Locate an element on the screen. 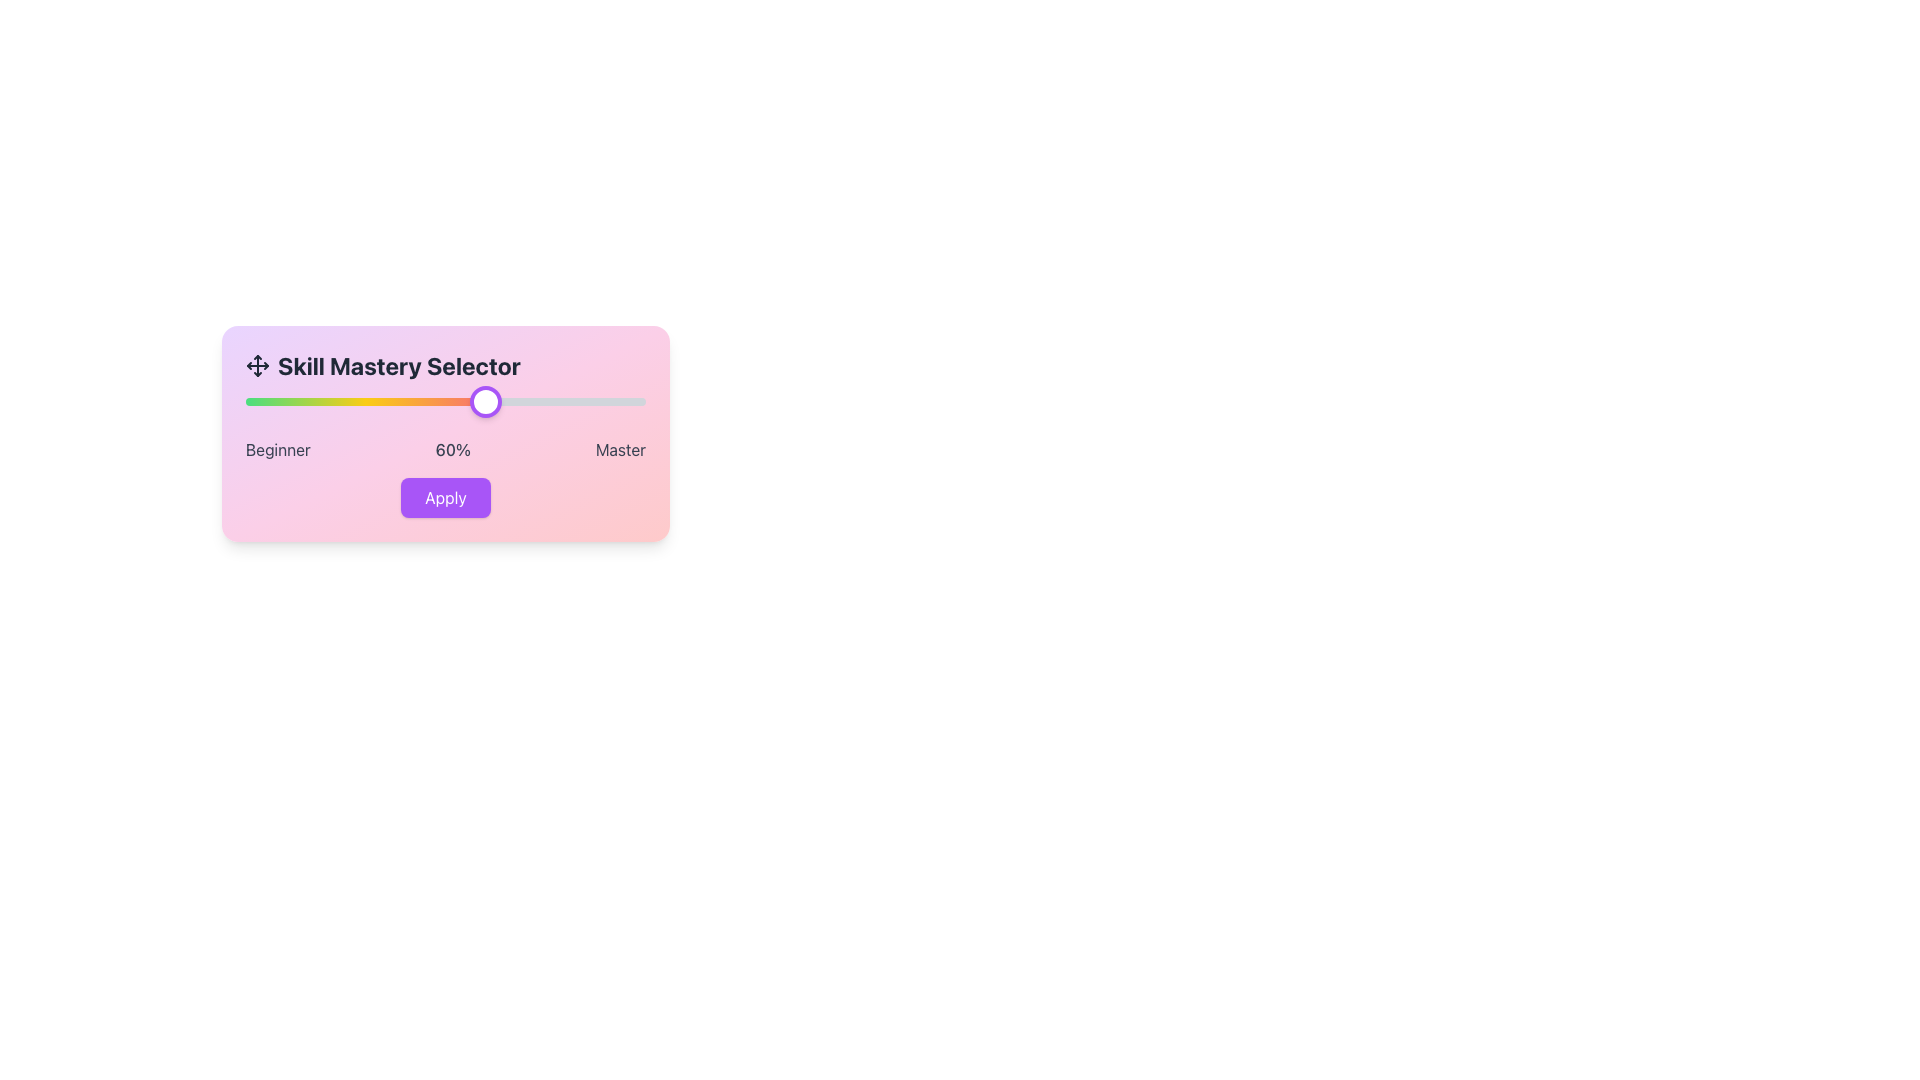 This screenshot has width=1920, height=1080. the Skill Mastery level is located at coordinates (537, 401).